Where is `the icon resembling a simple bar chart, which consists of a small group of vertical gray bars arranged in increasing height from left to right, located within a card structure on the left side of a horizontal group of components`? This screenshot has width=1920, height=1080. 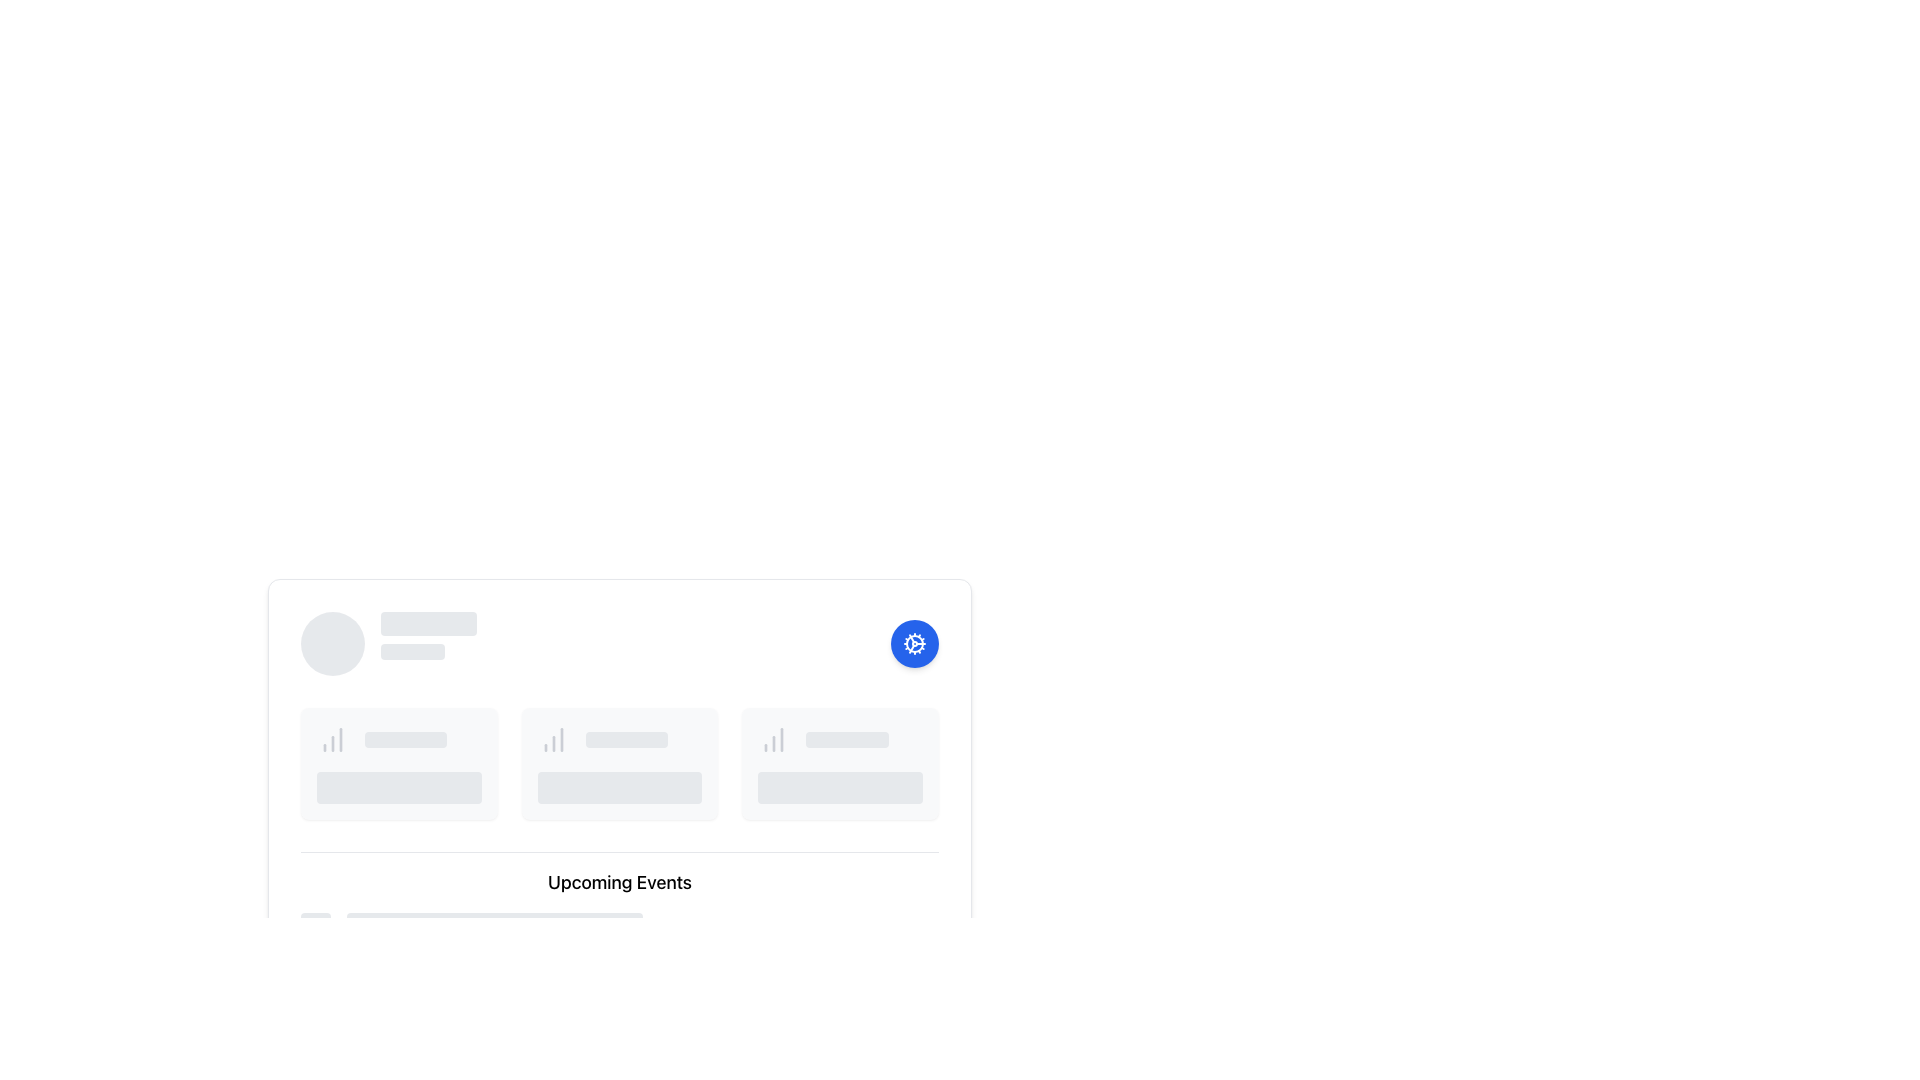
the icon resembling a simple bar chart, which consists of a small group of vertical gray bars arranged in increasing height from left to right, located within a card structure on the left side of a horizontal group of components is located at coordinates (553, 740).